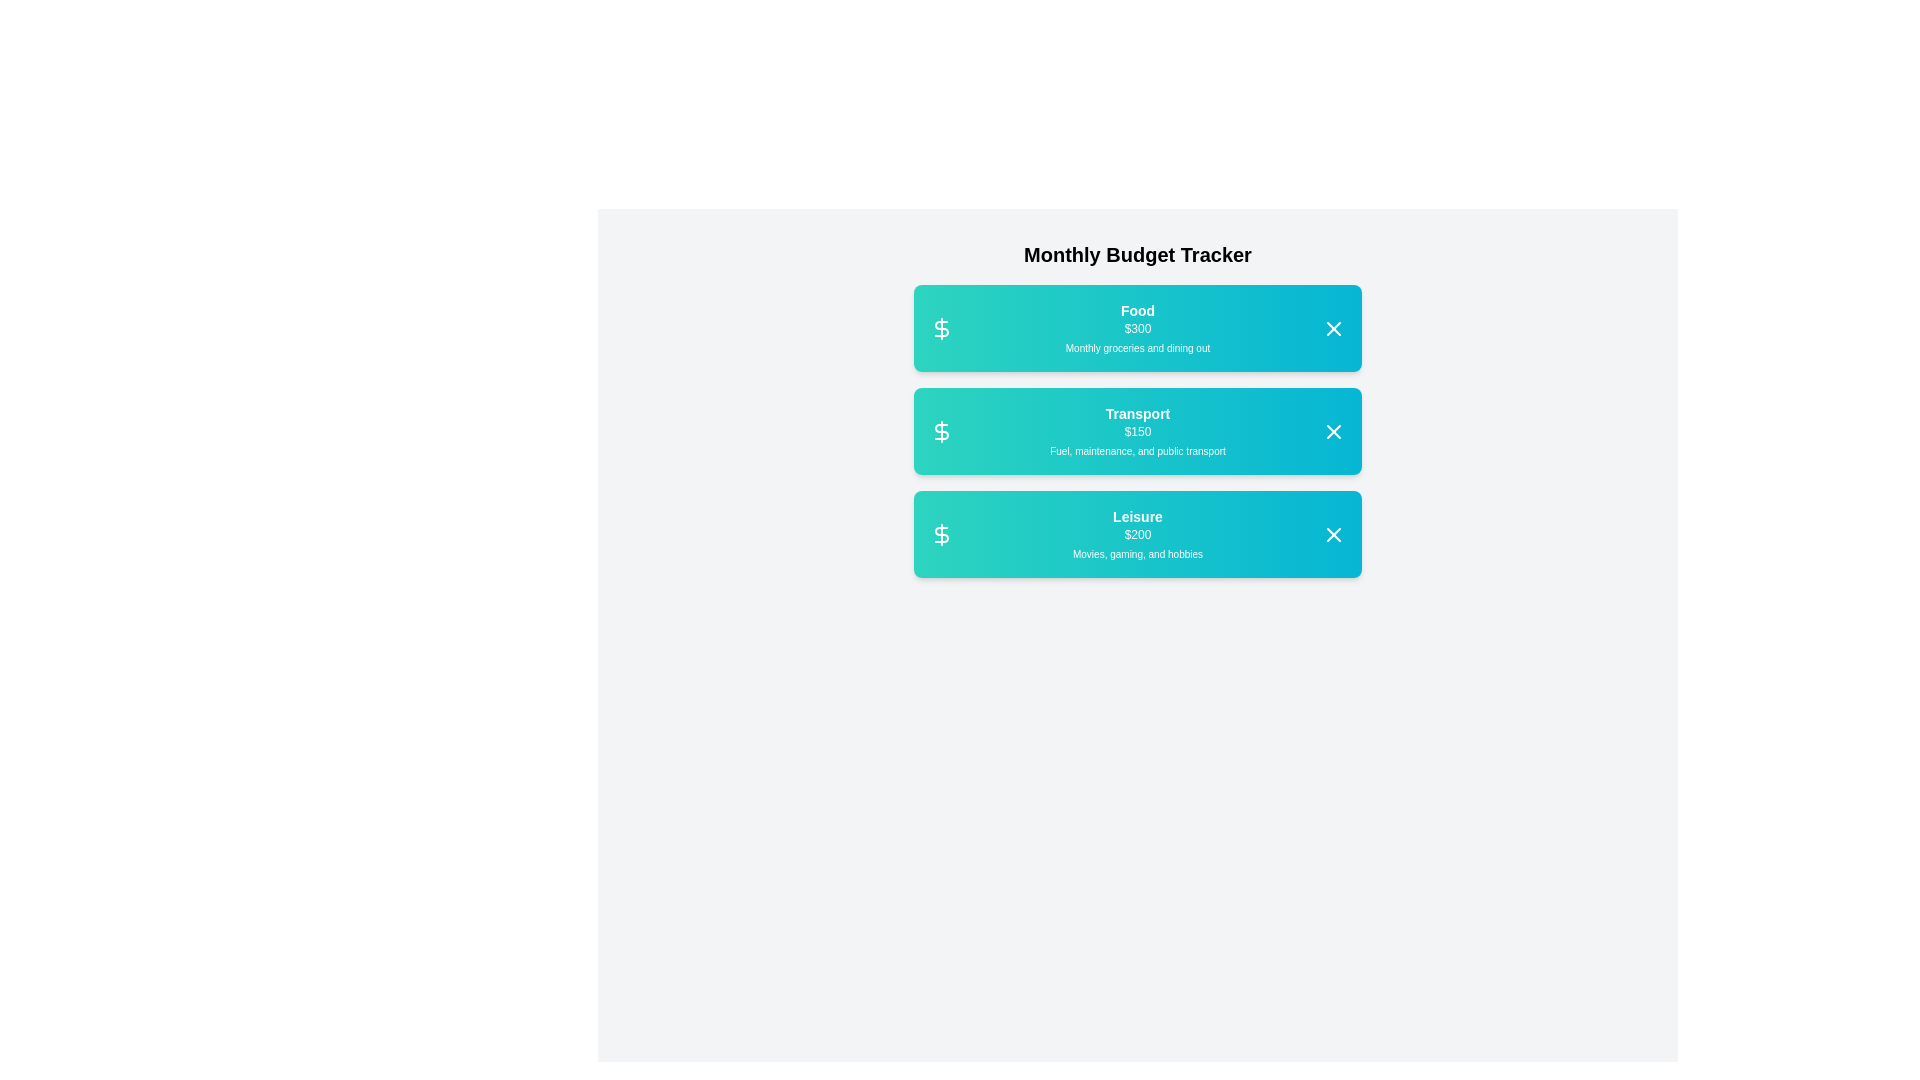  Describe the element at coordinates (1137, 430) in the screenshot. I see `the category chip for Transport` at that location.